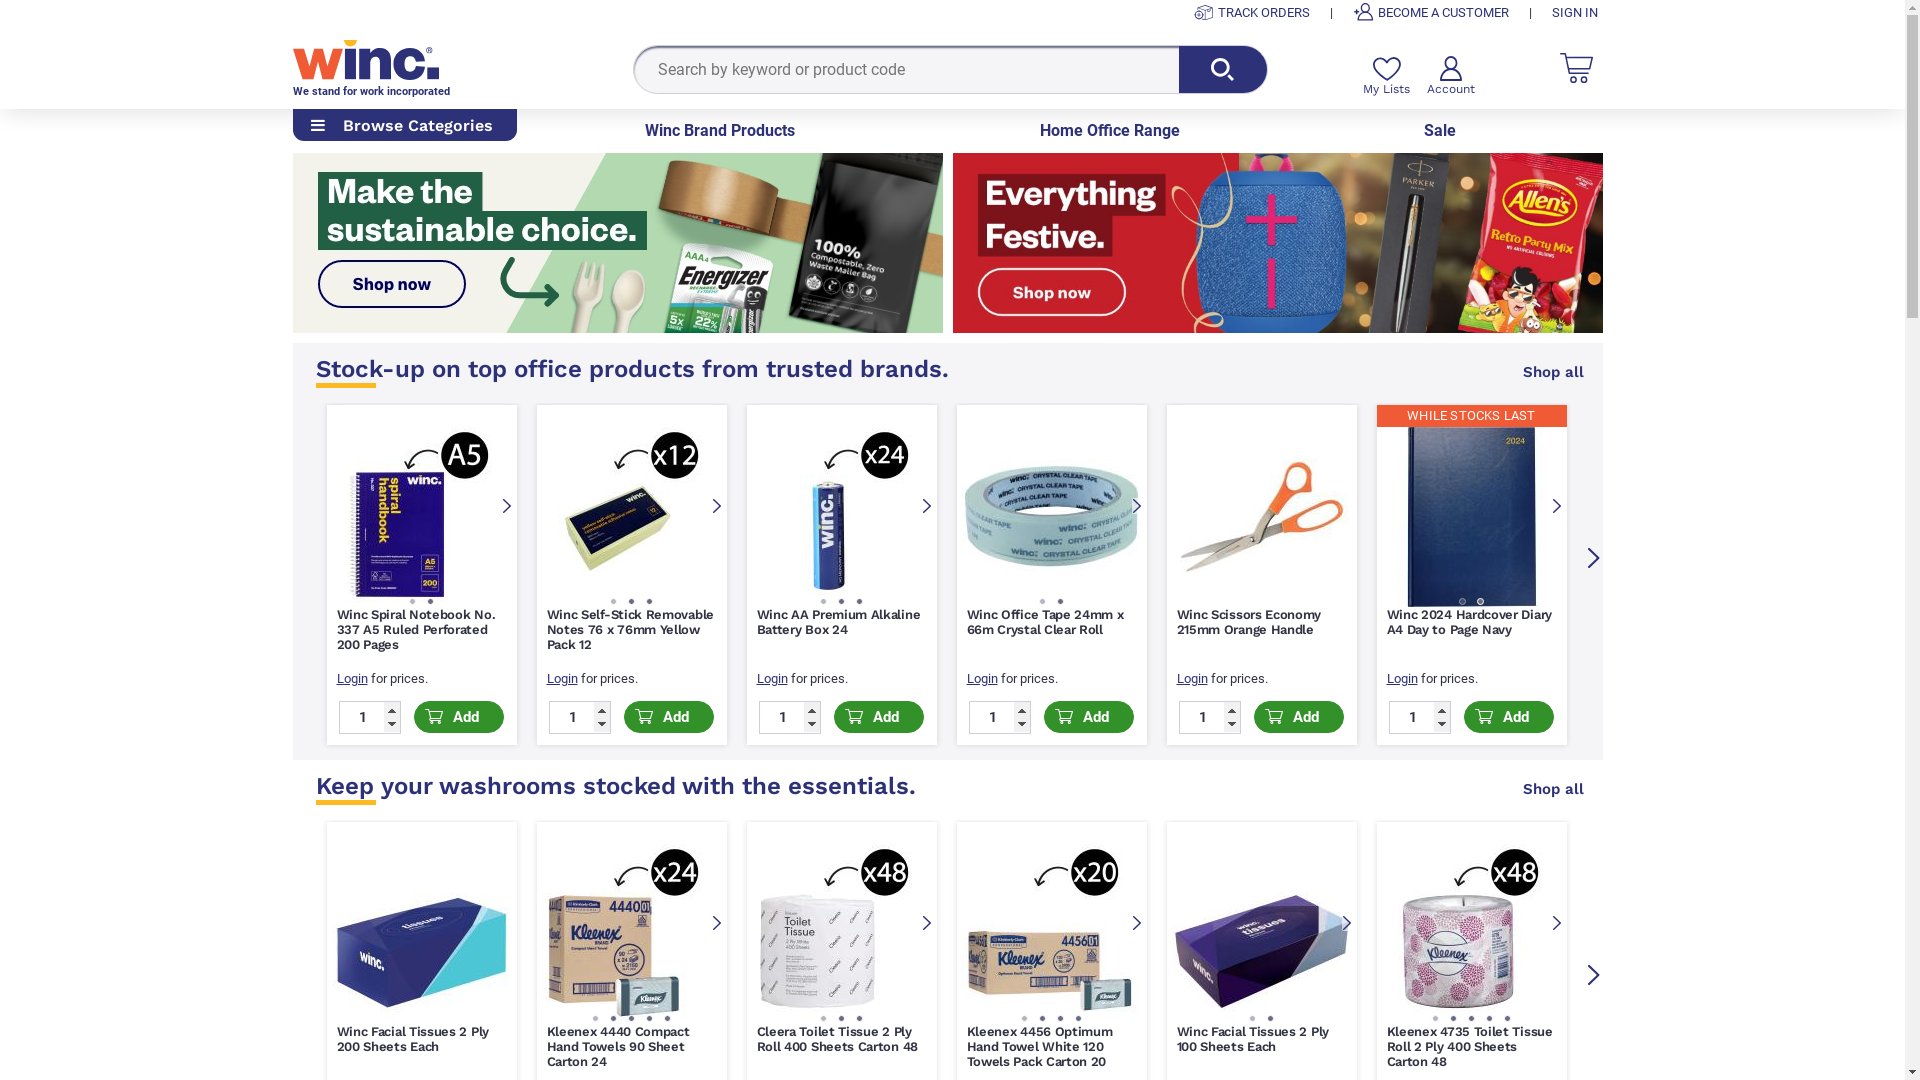  Describe the element at coordinates (402, 126) in the screenshot. I see `'Browse Categories'` at that location.